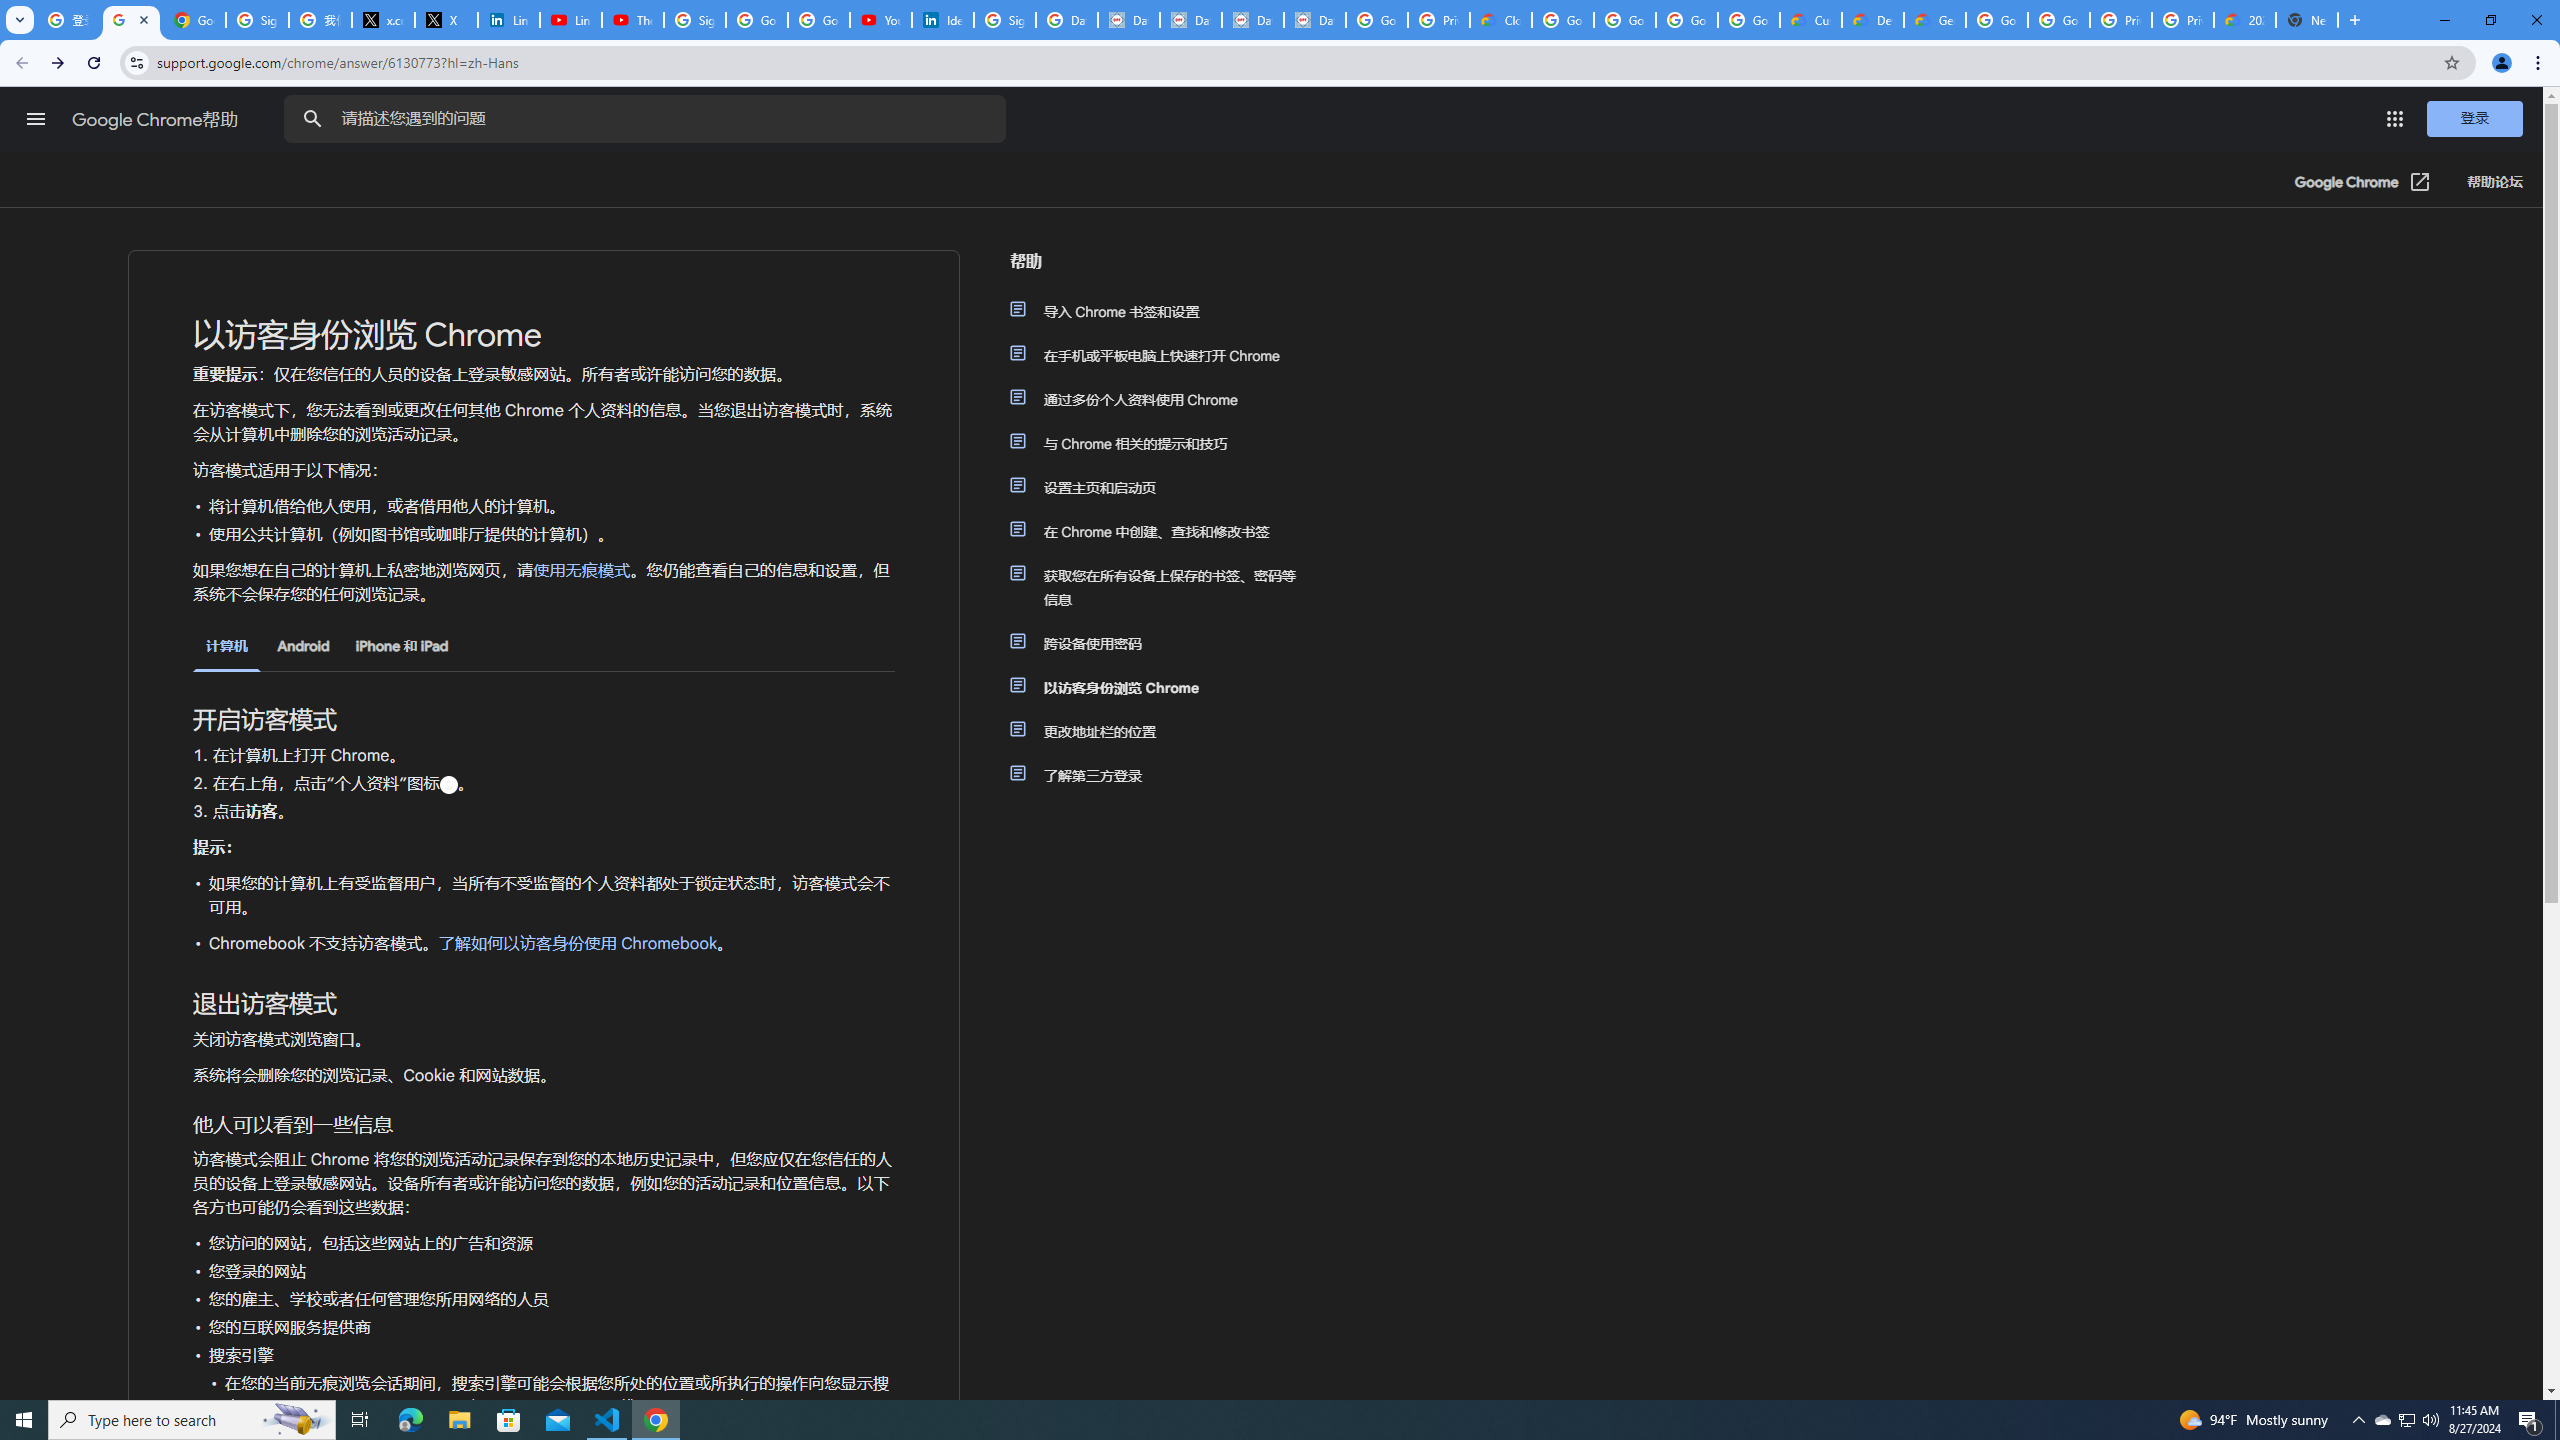 This screenshot has height=1440, width=2560. Describe the element at coordinates (1748, 19) in the screenshot. I see `'Google Workspace - Specific Terms'` at that location.